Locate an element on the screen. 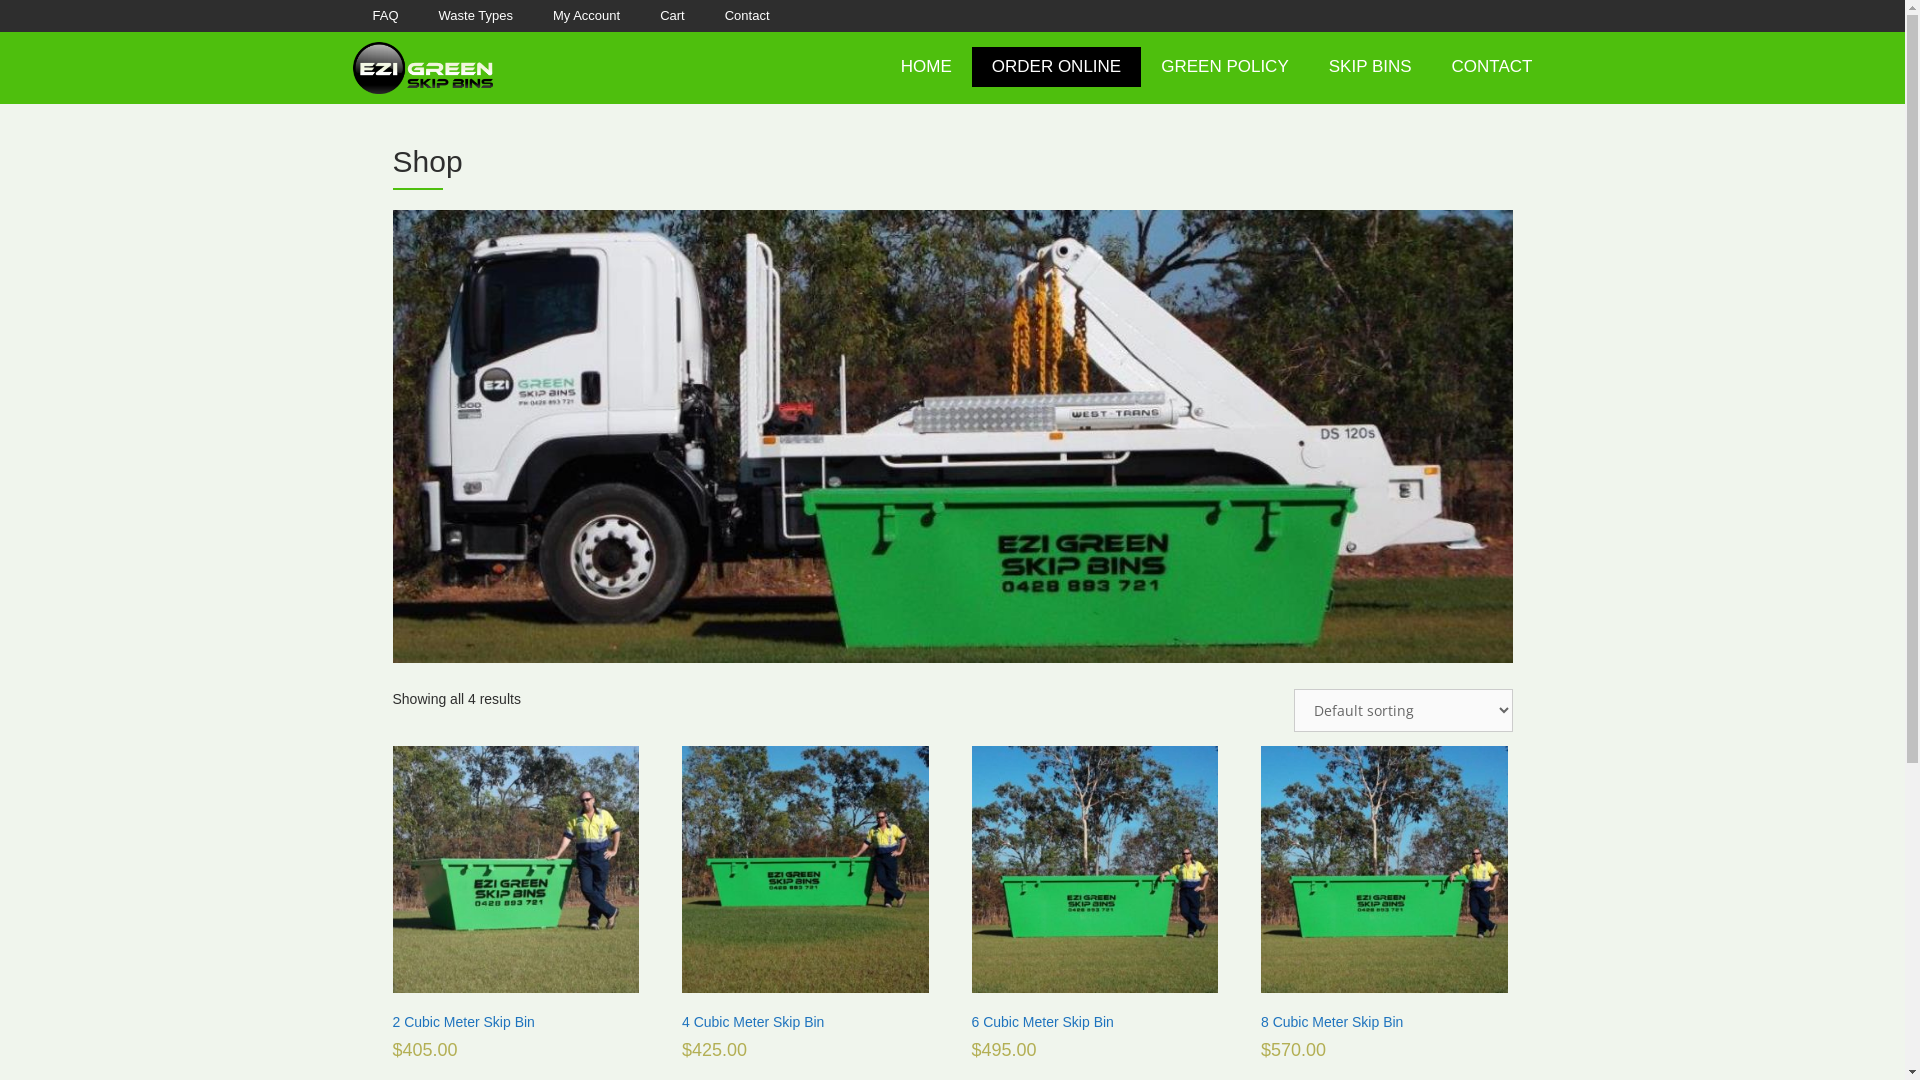 This screenshot has width=1920, height=1080. 'CONTACT' is located at coordinates (1492, 65).